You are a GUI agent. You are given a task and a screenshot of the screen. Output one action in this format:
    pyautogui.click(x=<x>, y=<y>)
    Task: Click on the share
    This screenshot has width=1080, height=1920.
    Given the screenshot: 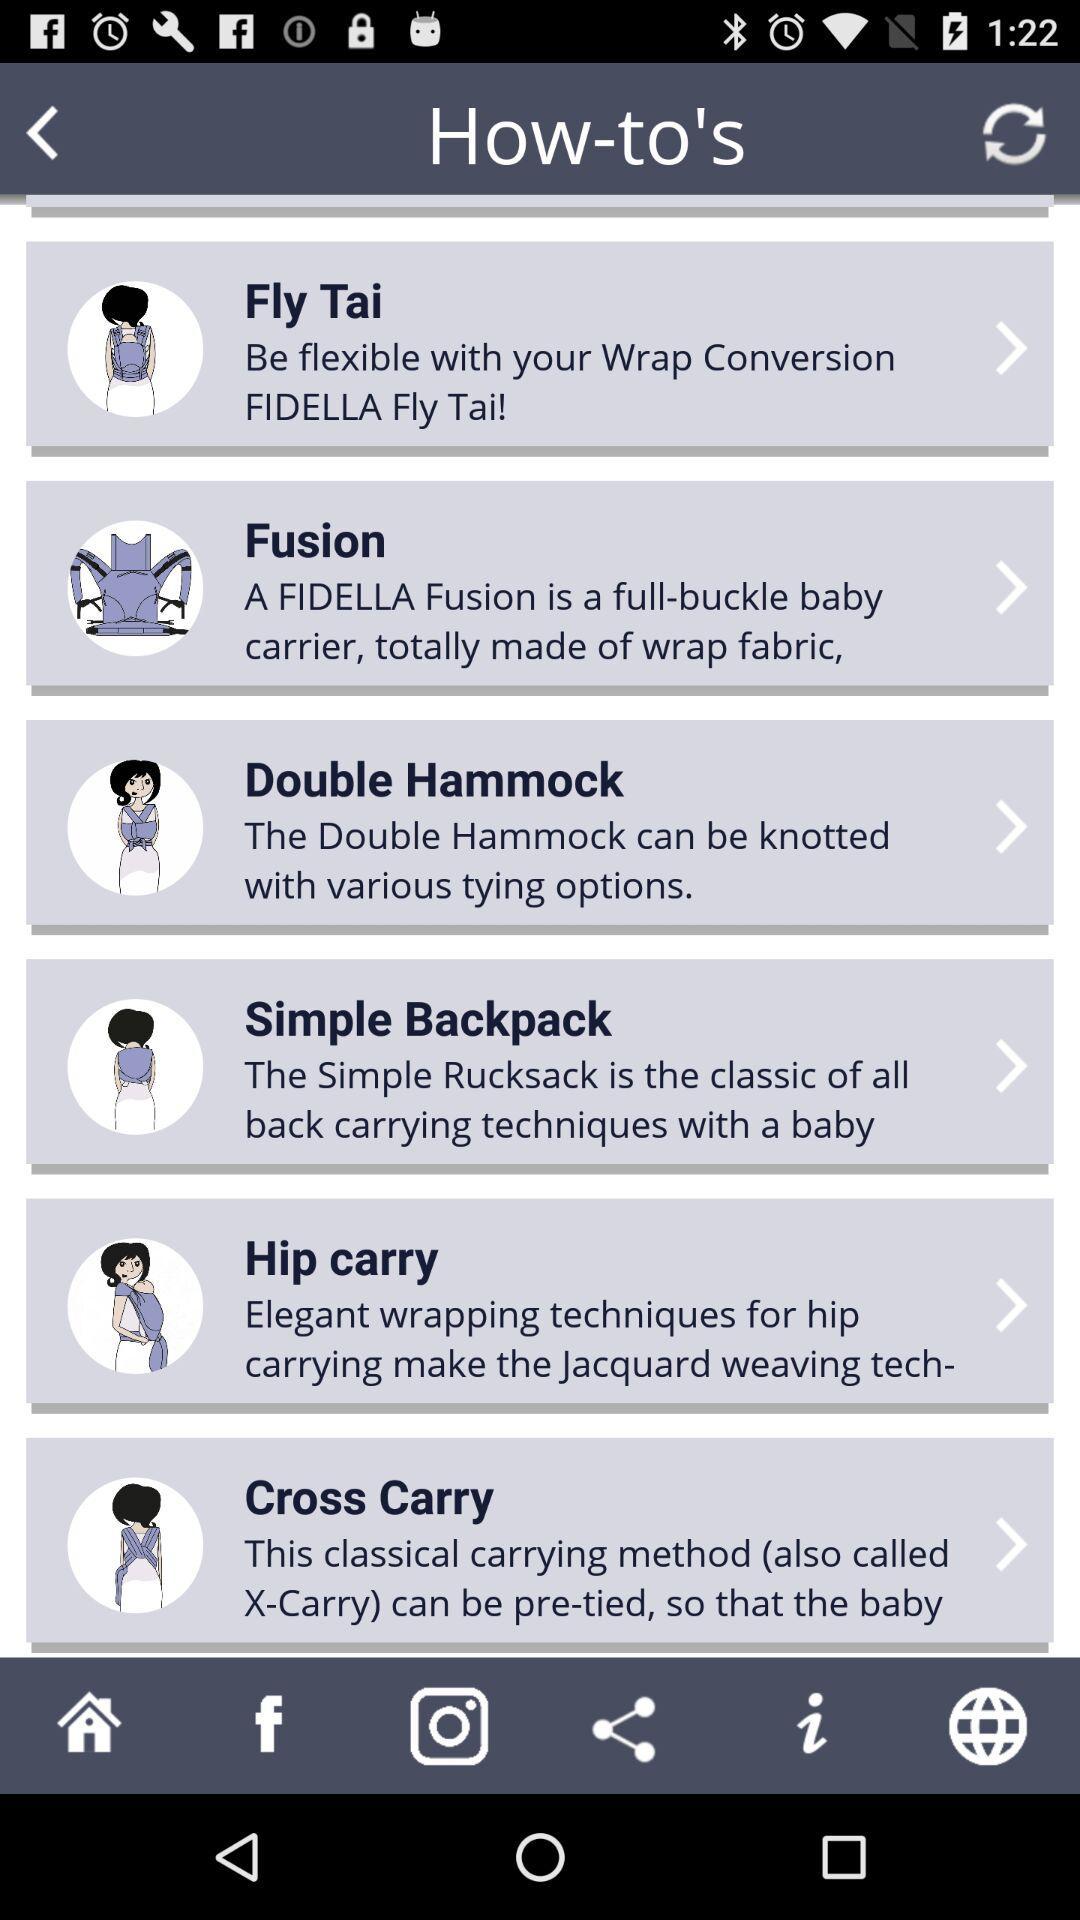 What is the action you would take?
    pyautogui.click(x=628, y=1724)
    